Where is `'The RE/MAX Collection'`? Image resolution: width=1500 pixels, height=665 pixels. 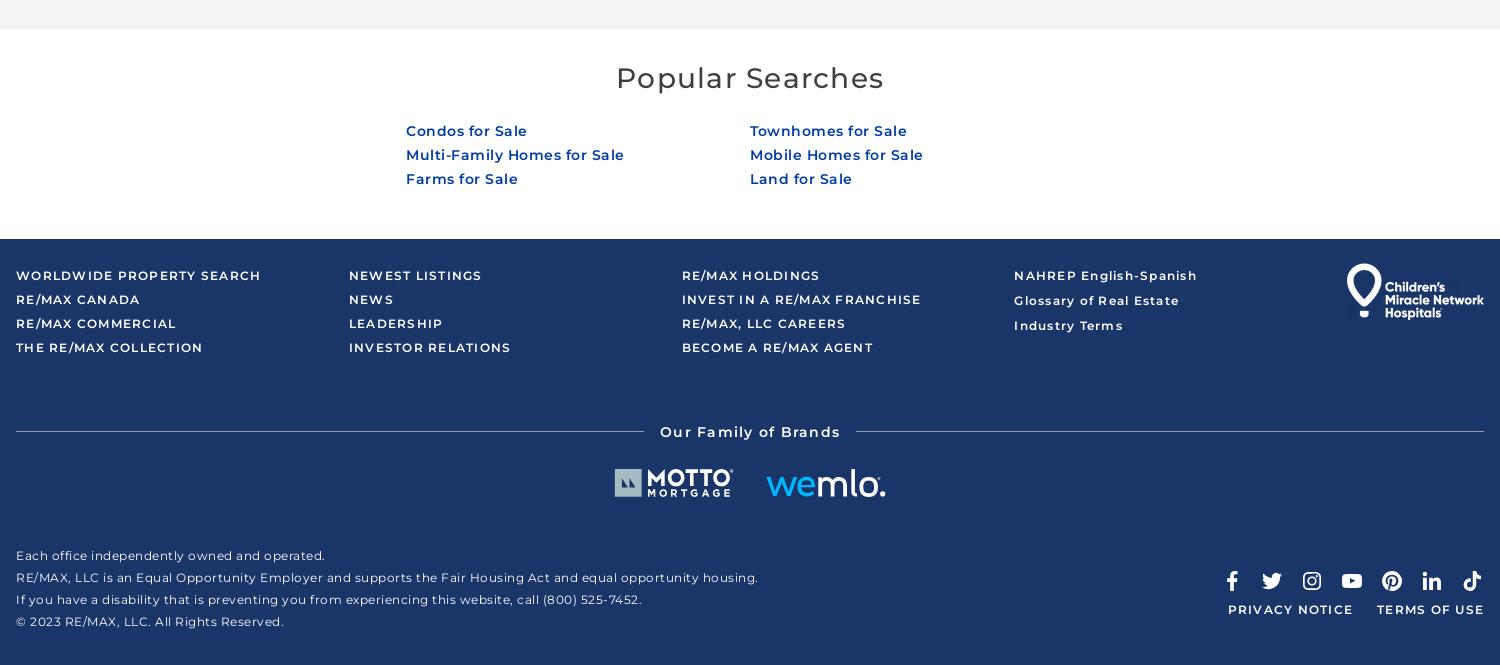
'The RE/MAX Collection' is located at coordinates (108, 346).